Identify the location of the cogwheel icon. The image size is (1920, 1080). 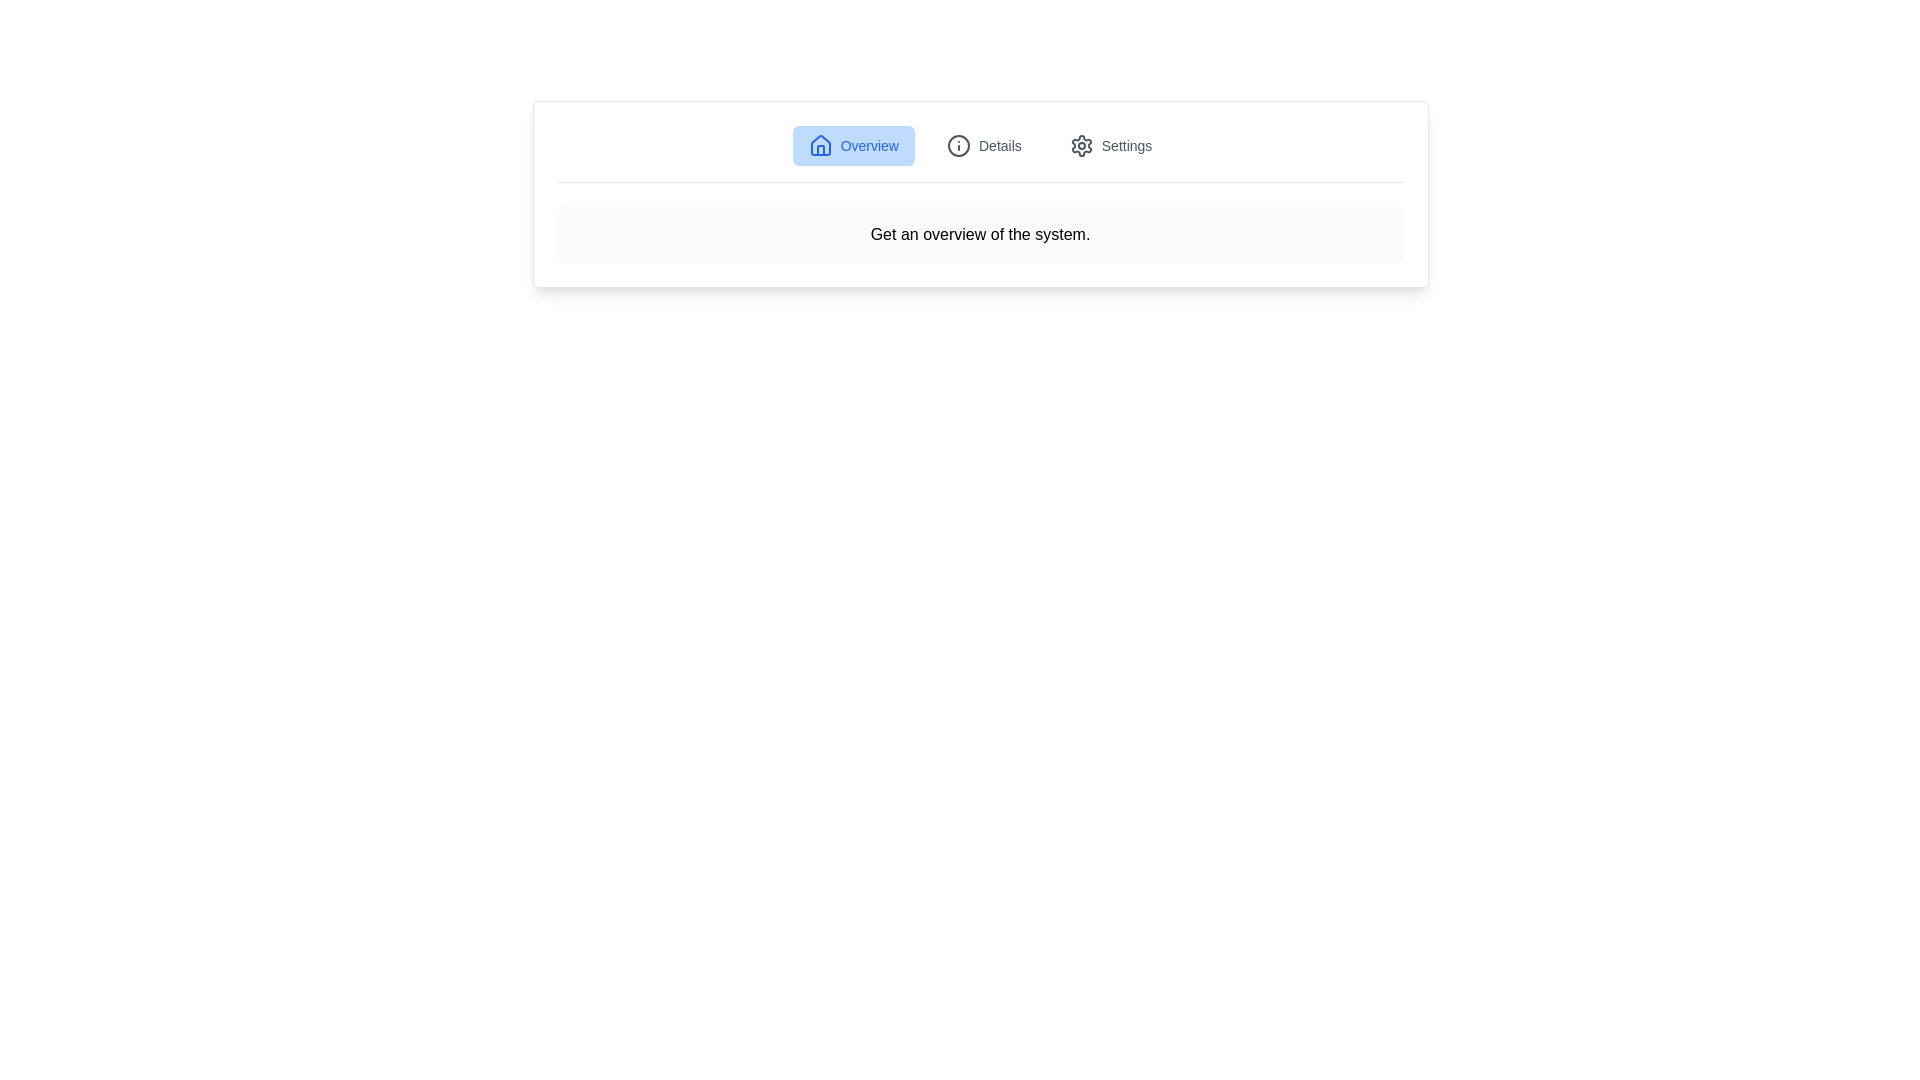
(1080, 145).